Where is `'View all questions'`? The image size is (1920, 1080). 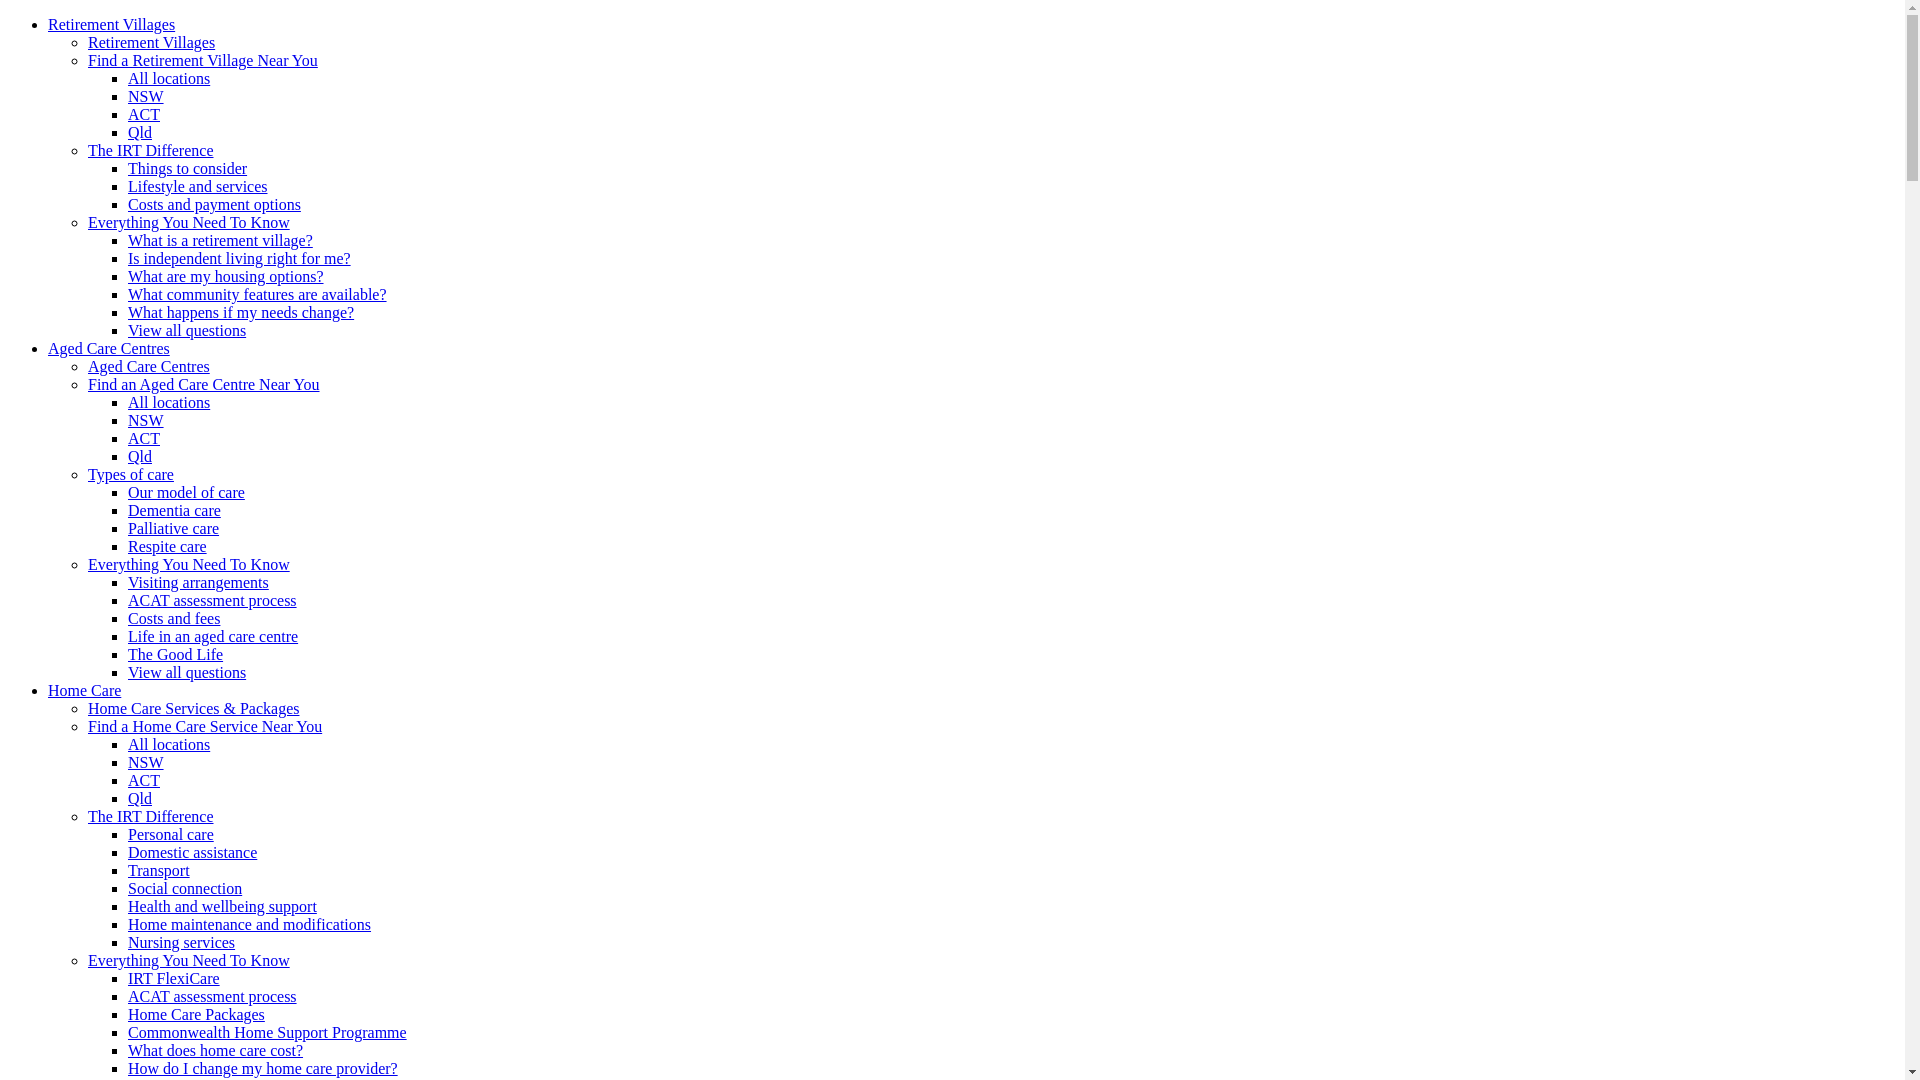
'View all questions' is located at coordinates (187, 329).